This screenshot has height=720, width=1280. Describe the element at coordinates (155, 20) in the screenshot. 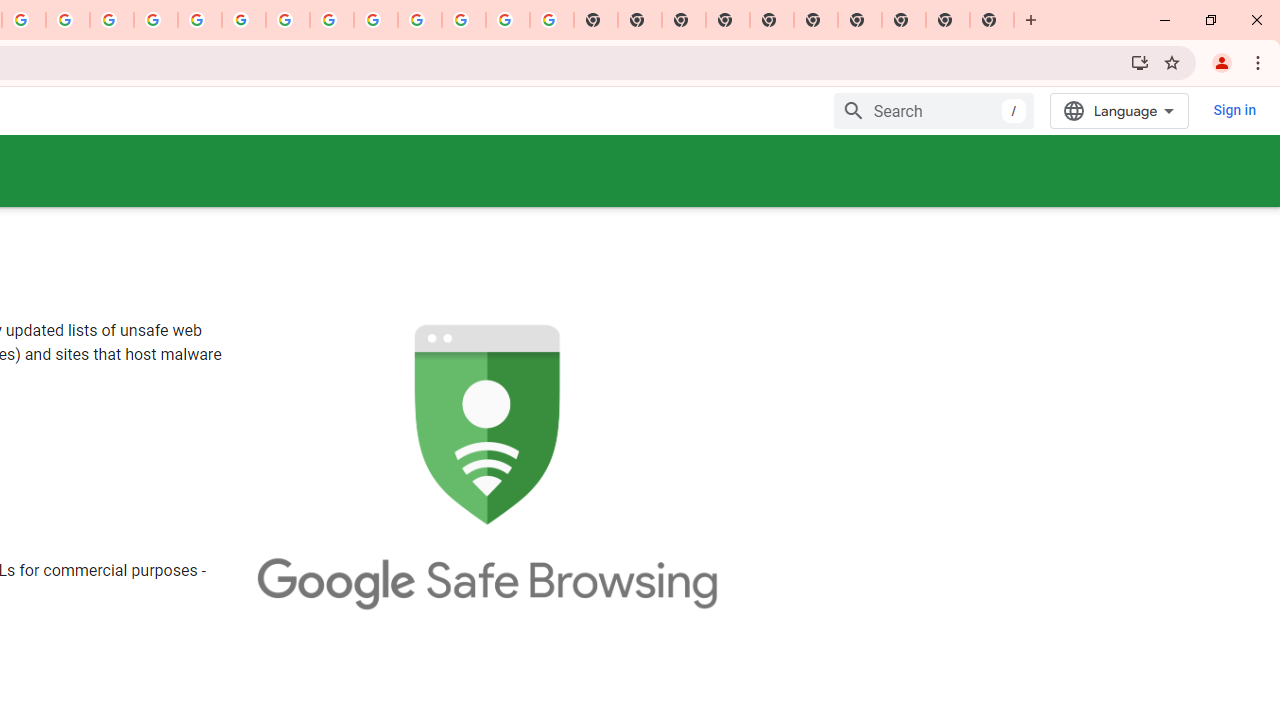

I see `'Privacy Help Center - Policies Help'` at that location.